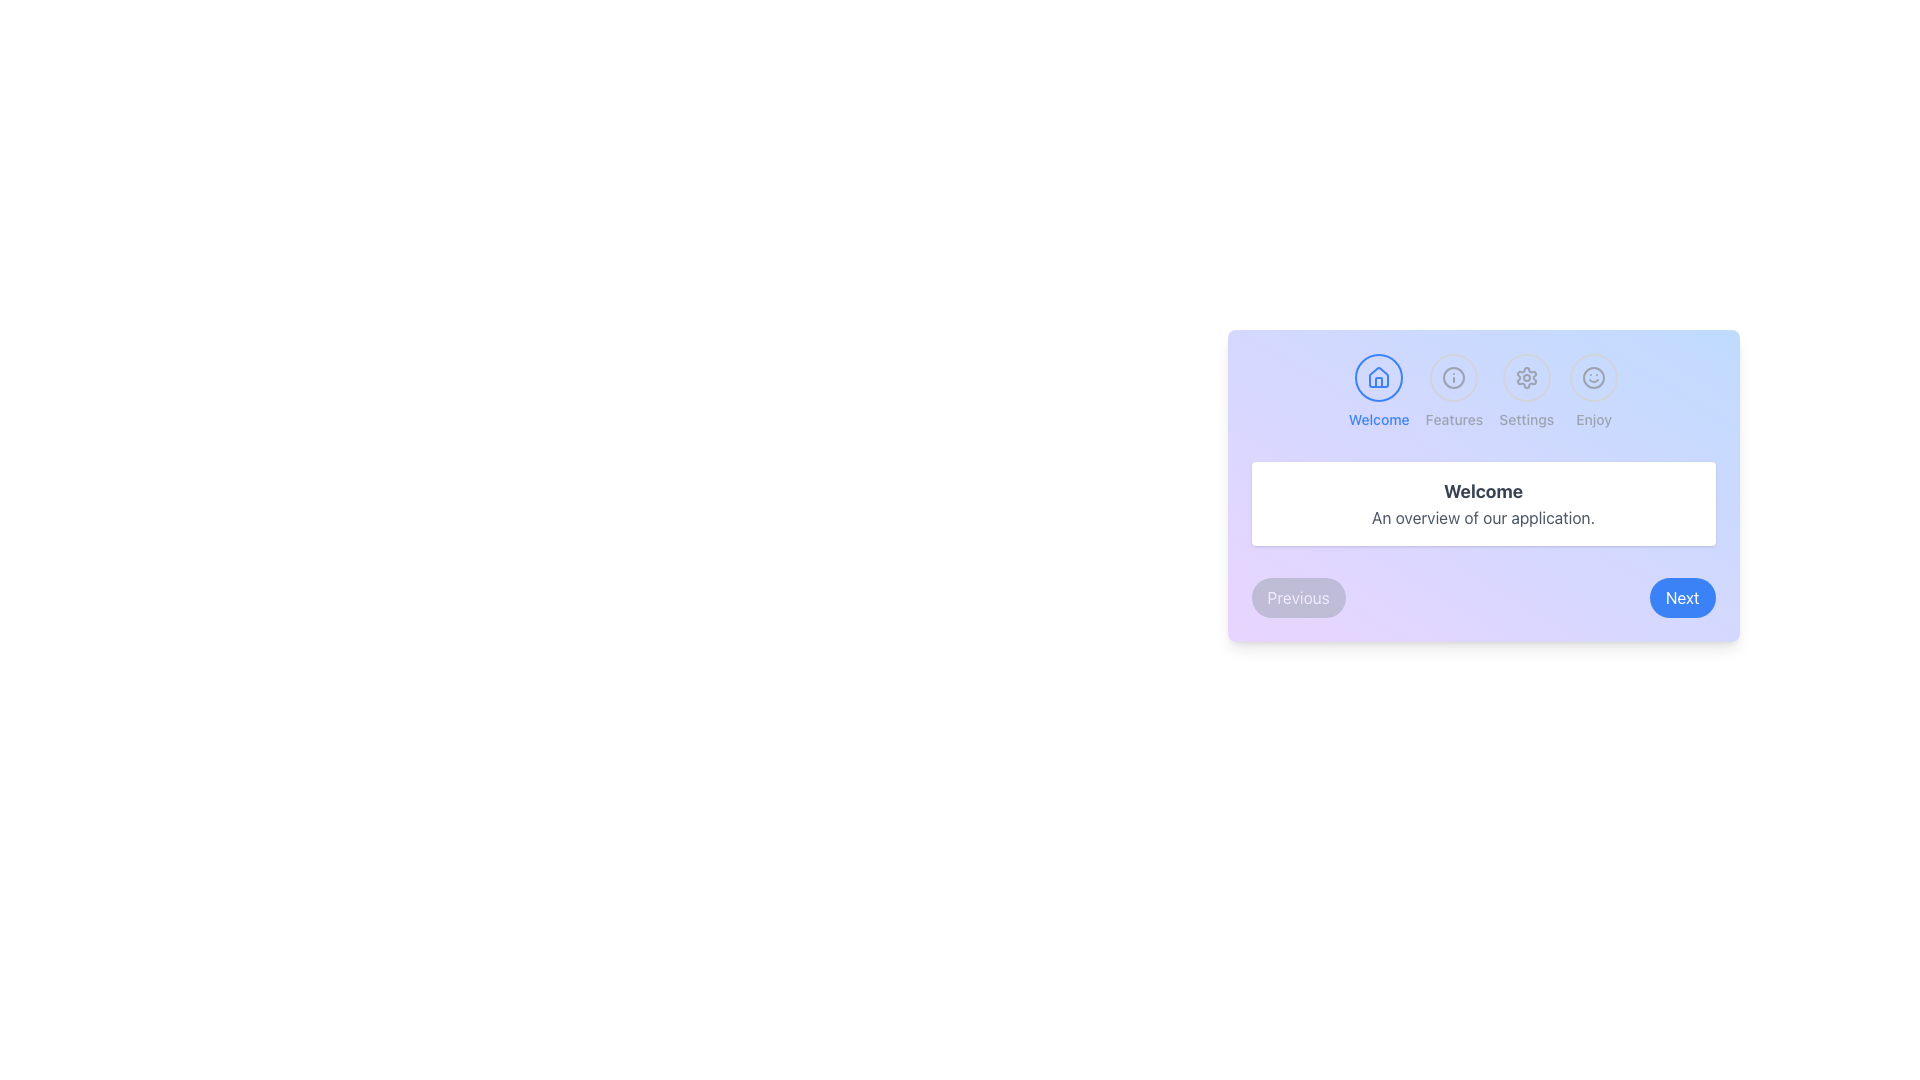 This screenshot has height=1080, width=1920. What do you see at coordinates (1483, 503) in the screenshot?
I see `the welcome message text block, which is centrally located beneath the menu options and above the 'Previous' and 'Next' buttons` at bounding box center [1483, 503].